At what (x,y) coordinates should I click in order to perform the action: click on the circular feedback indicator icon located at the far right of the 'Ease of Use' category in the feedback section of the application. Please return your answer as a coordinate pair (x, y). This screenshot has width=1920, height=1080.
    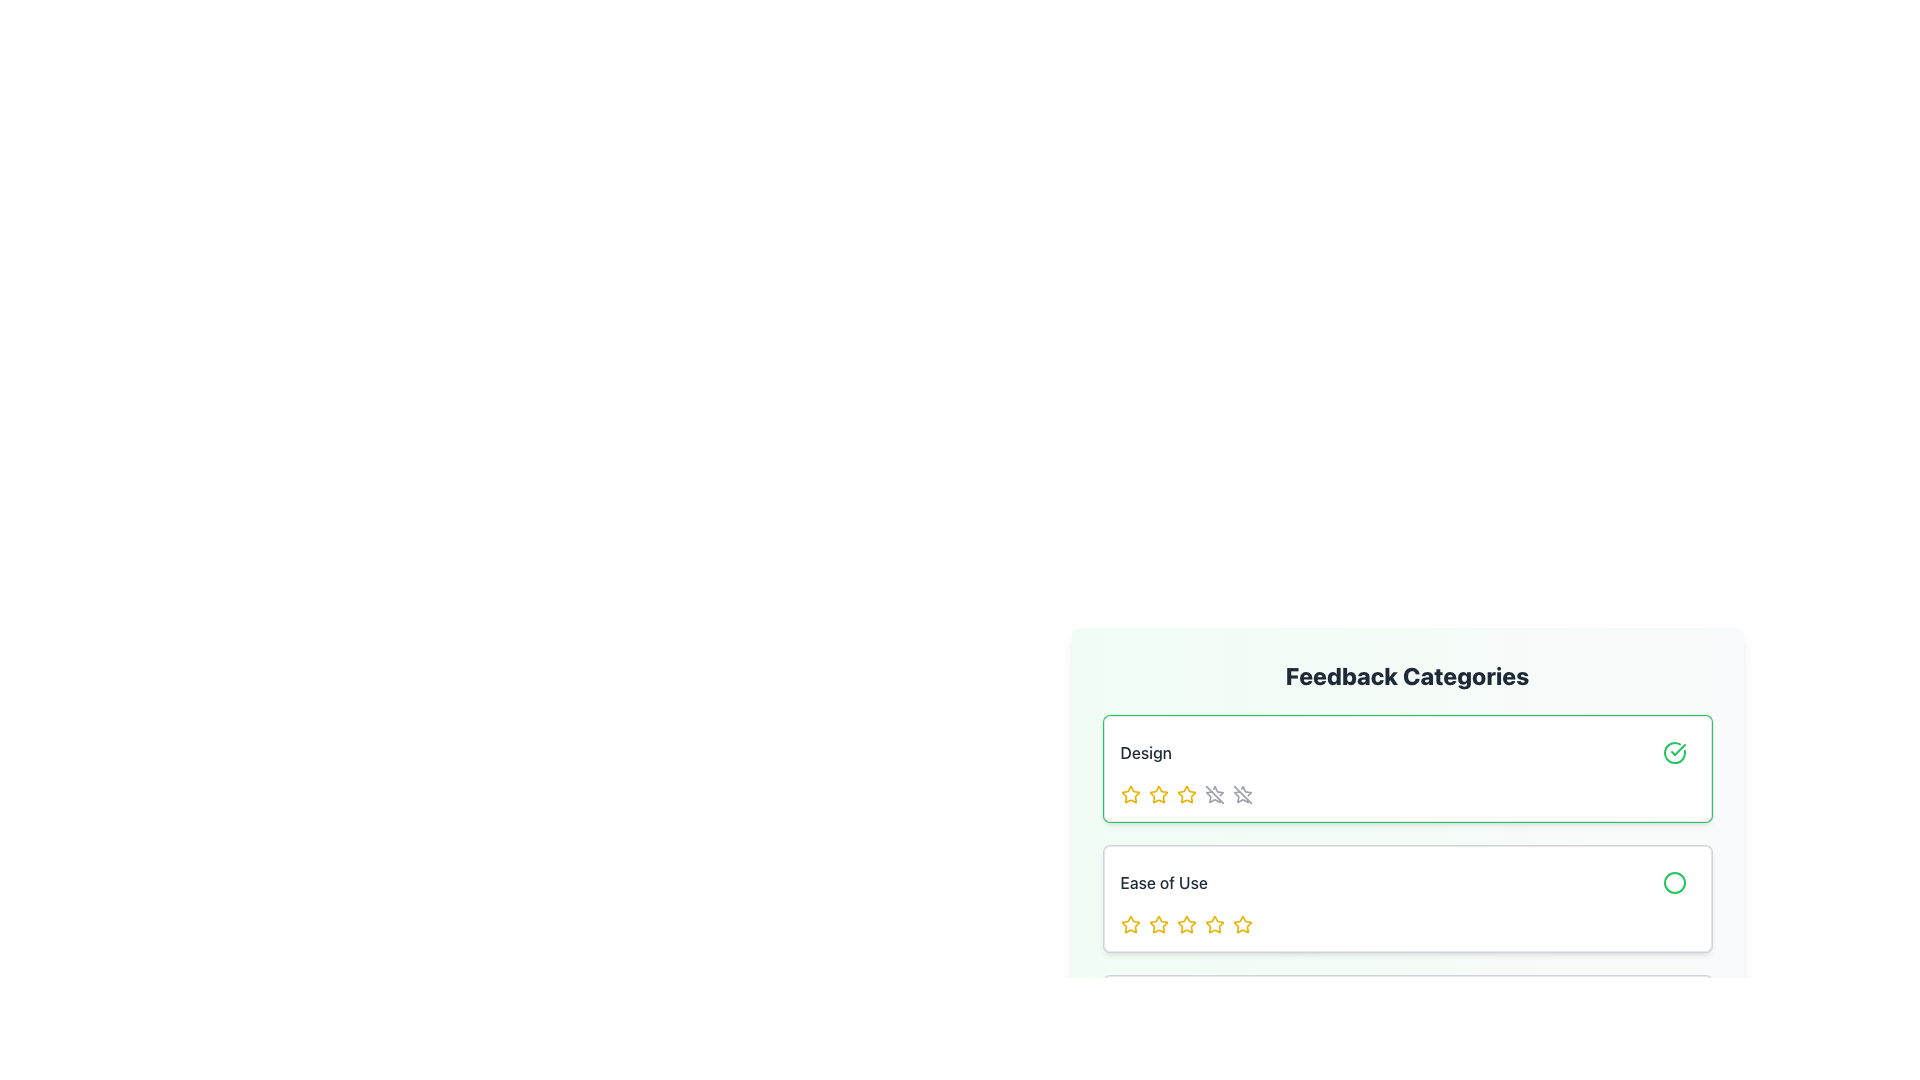
    Looking at the image, I should click on (1674, 882).